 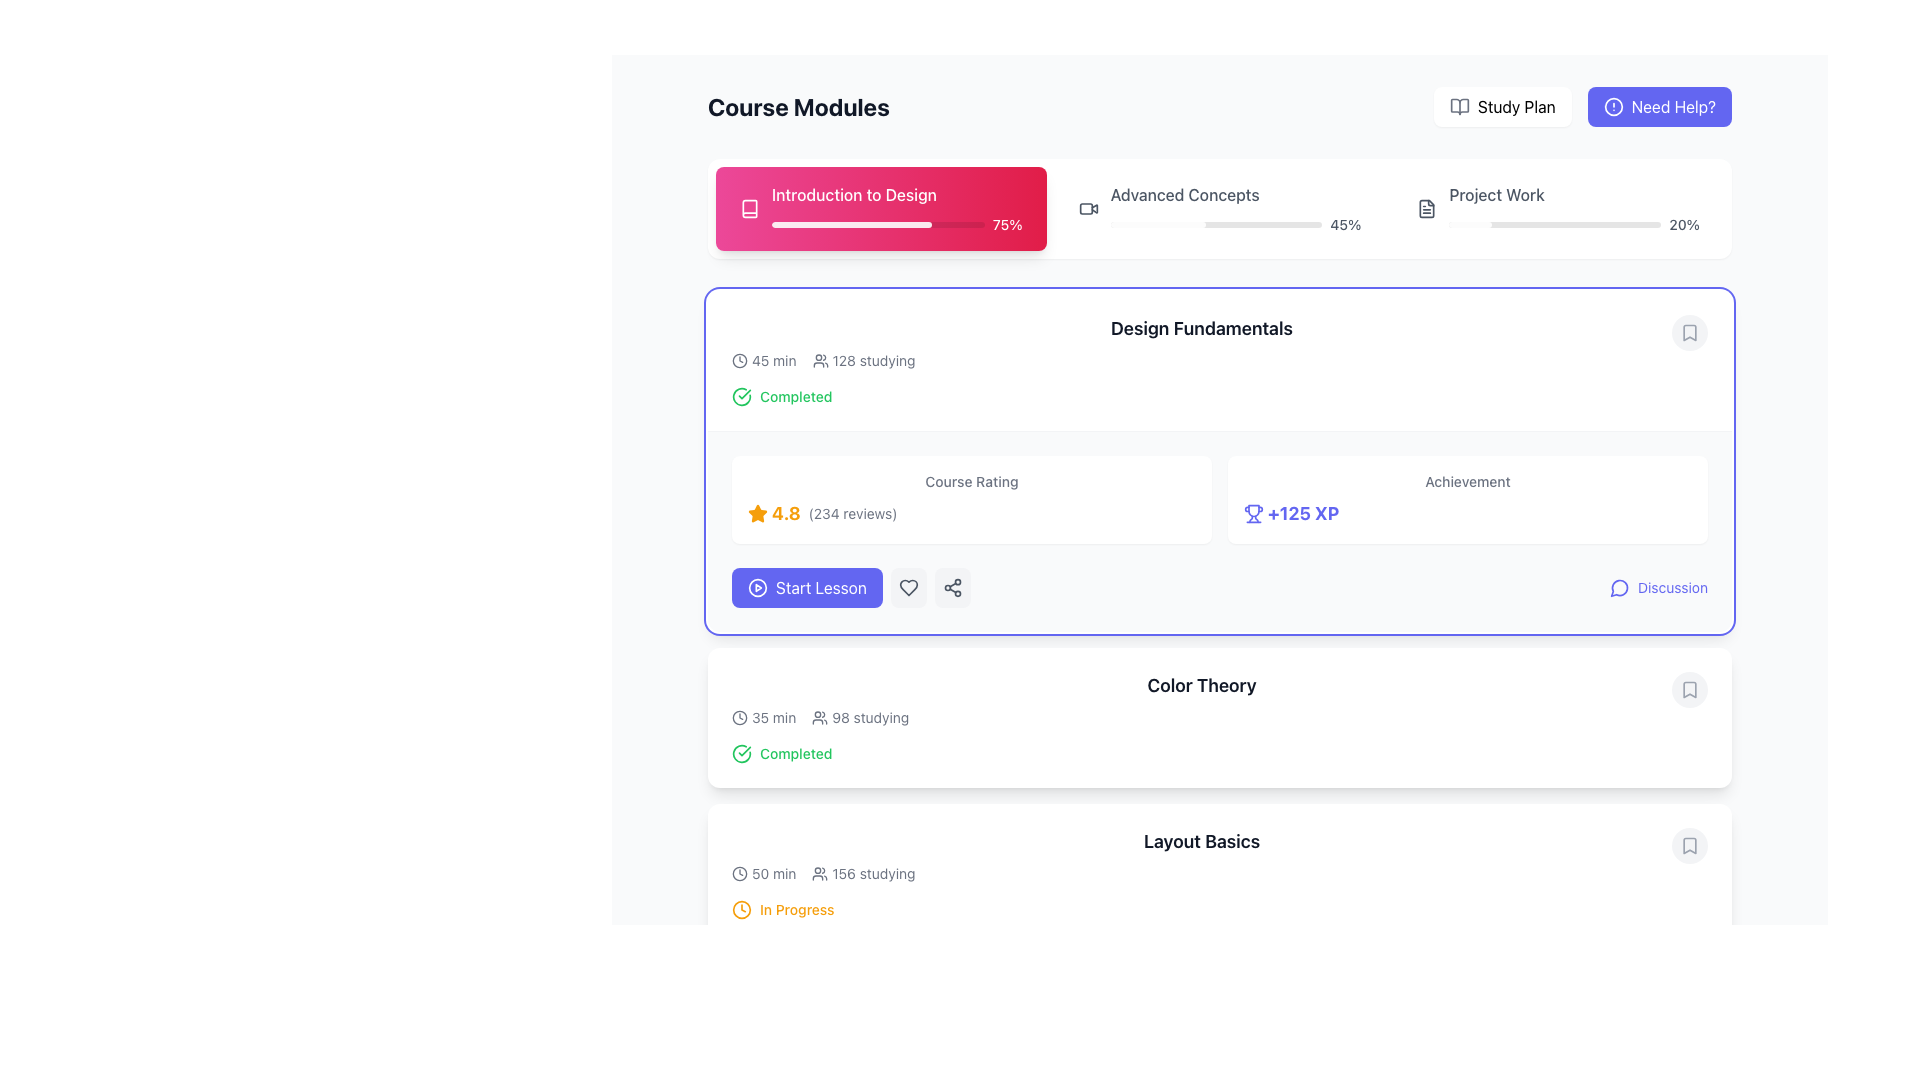 What do you see at coordinates (1235, 195) in the screenshot?
I see `textual label displaying 'Advanced Concepts' which is styled in a standard sans-serif font and appears in black color. It is located in the top-right horizontal section of a module header, adjacent to 'Introduction to Design' and 'Project Work.'` at bounding box center [1235, 195].